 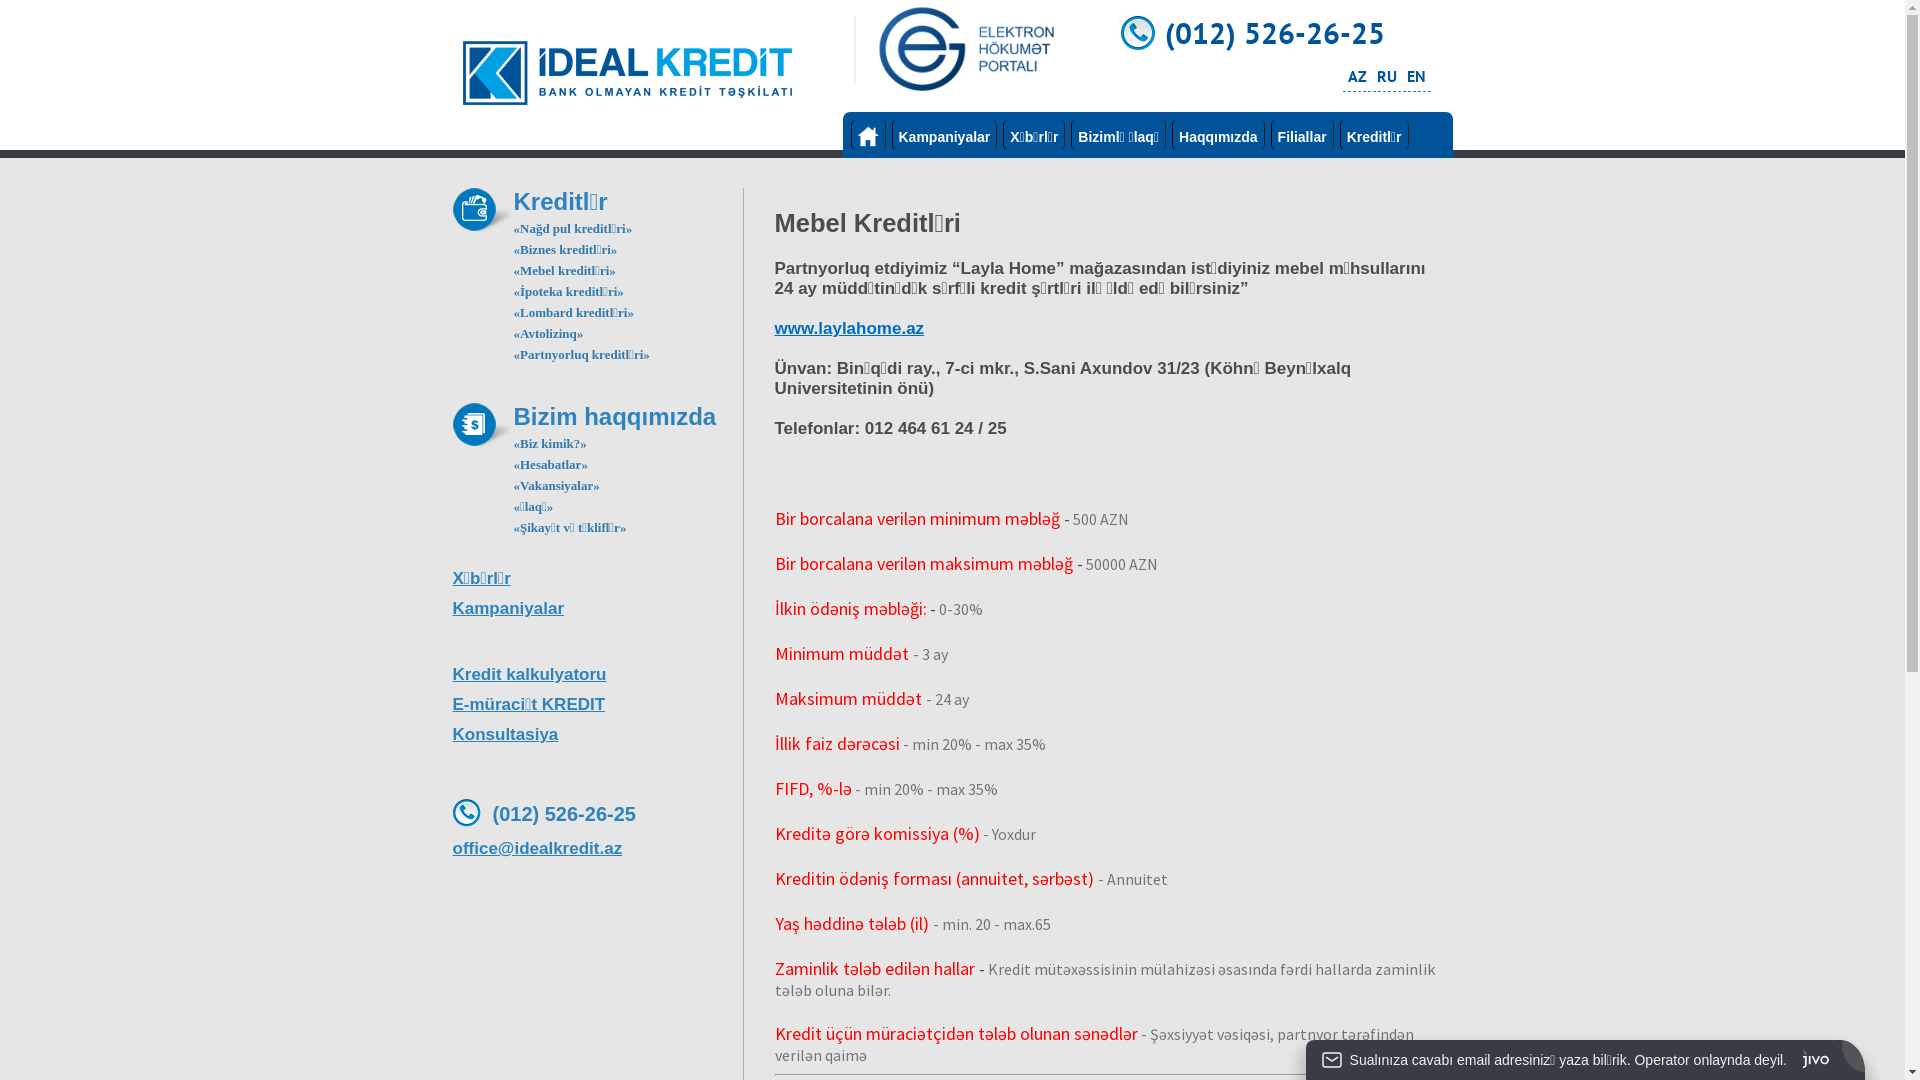 What do you see at coordinates (849, 327) in the screenshot?
I see `'www.laylahome.az'` at bounding box center [849, 327].